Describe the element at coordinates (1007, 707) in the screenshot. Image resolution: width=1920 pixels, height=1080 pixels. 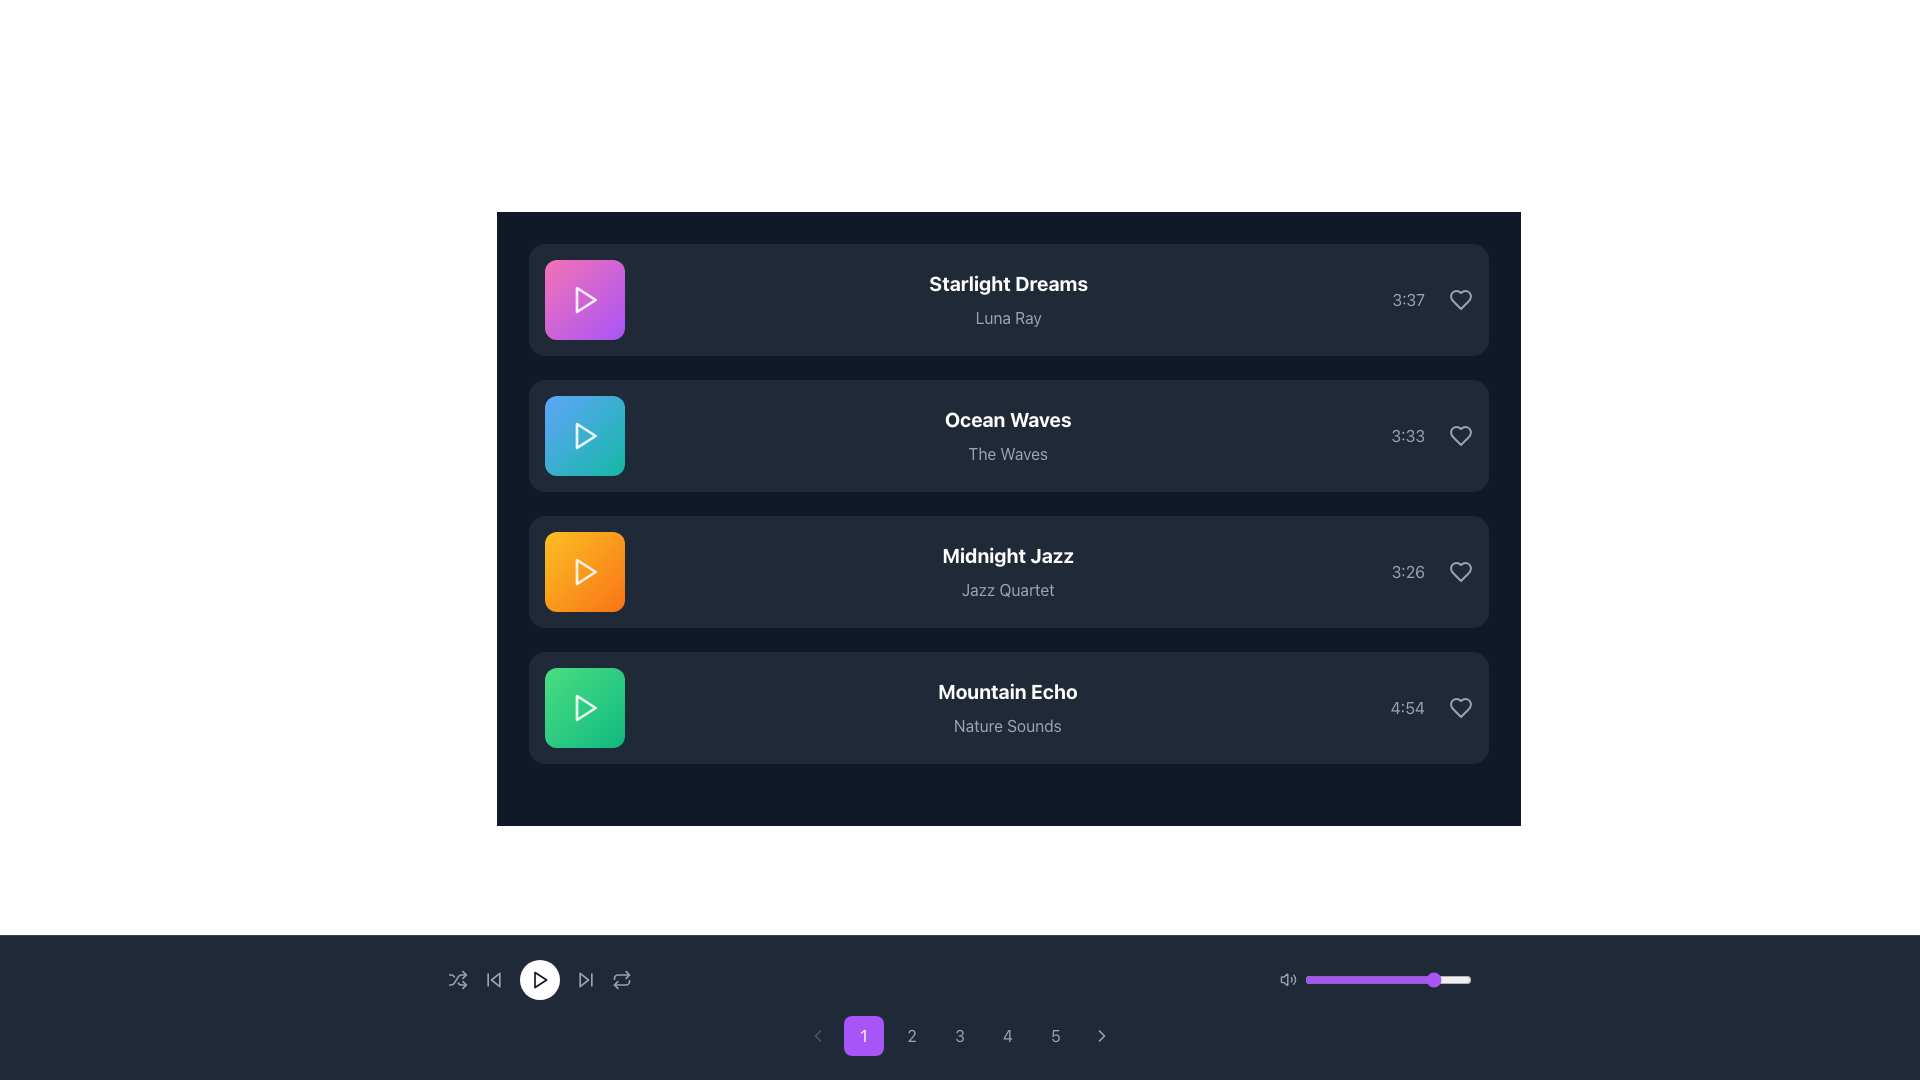
I see `the 'Mountain Echo' text display element, which features a bold white title and a gray subtitle, located centrally in the fourth row of a structured menu layout` at that location.